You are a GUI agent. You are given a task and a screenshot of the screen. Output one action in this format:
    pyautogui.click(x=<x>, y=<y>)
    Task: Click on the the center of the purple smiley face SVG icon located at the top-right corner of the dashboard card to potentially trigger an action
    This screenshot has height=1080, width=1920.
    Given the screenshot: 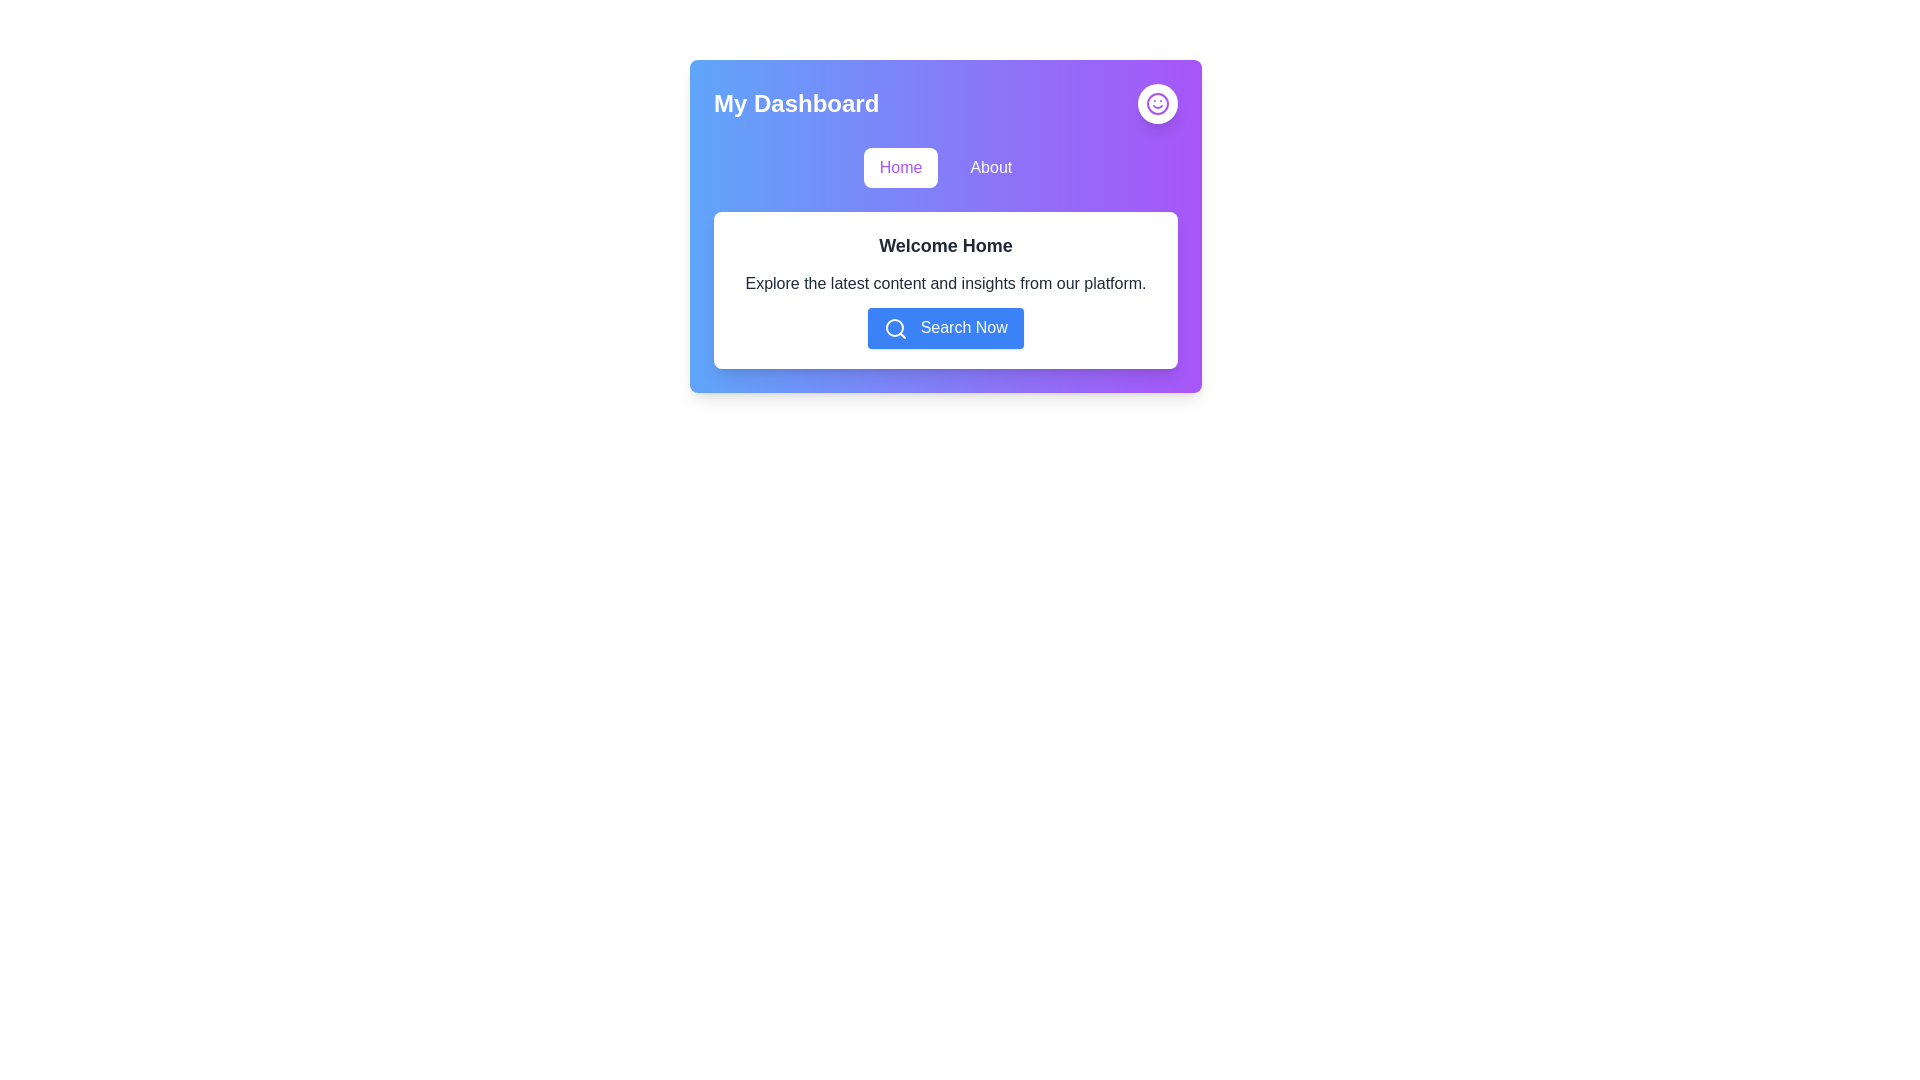 What is the action you would take?
    pyautogui.click(x=1157, y=104)
    